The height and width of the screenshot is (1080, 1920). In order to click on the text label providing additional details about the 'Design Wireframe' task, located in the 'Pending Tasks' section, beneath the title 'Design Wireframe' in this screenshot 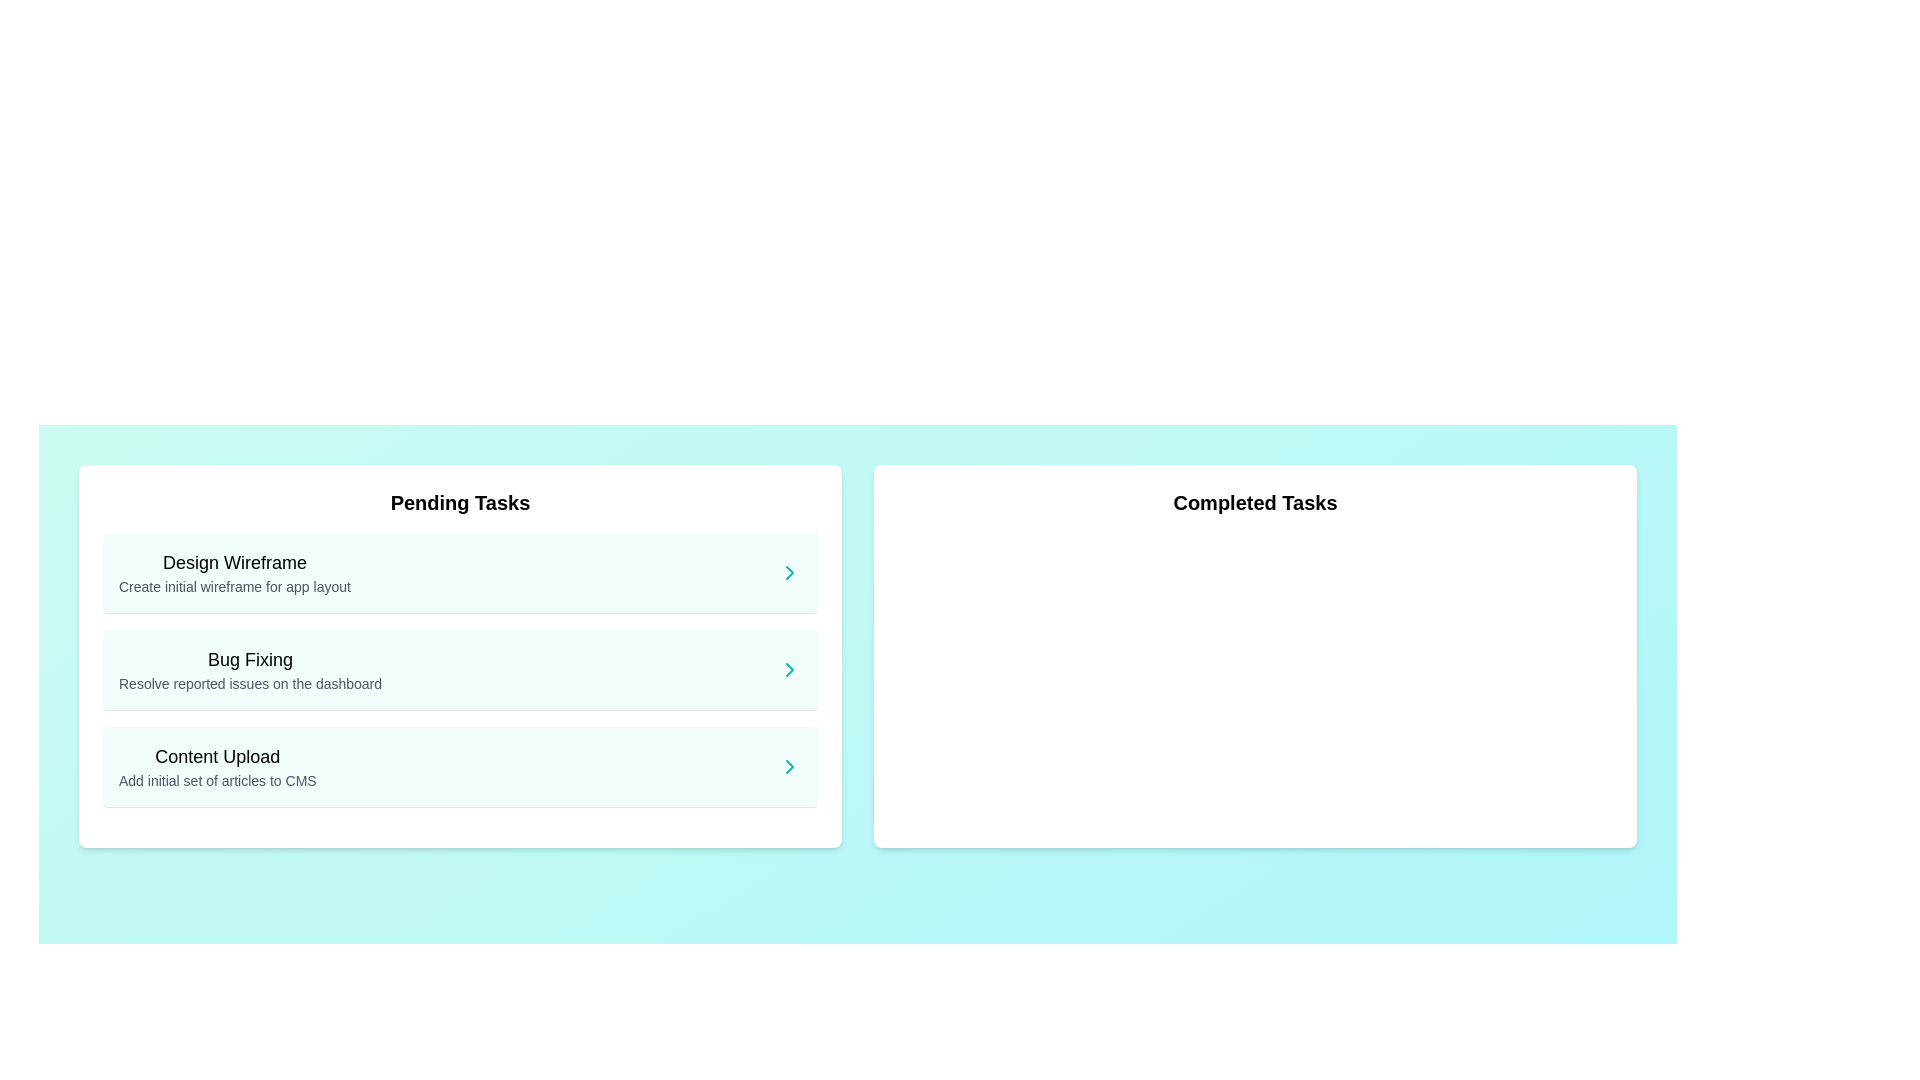, I will do `click(235, 585)`.